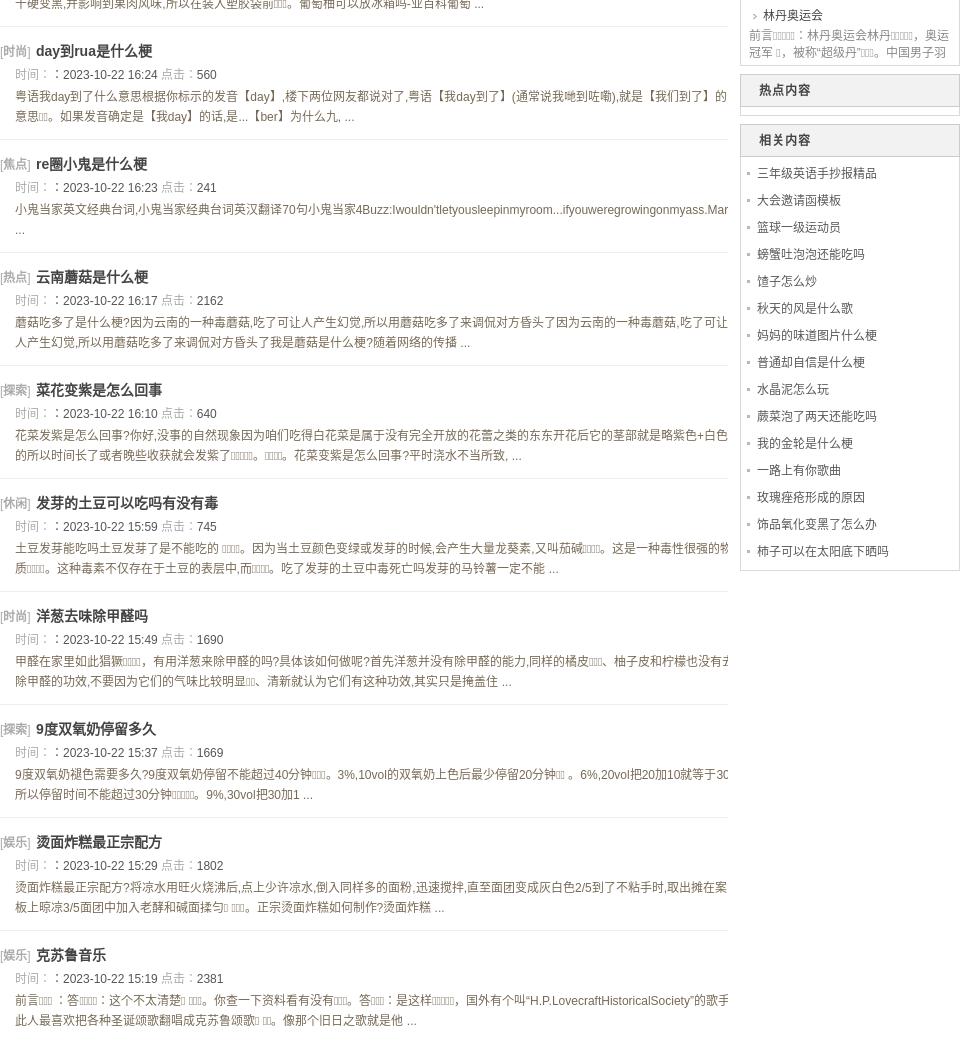 This screenshot has height=1043, width=960. Describe the element at coordinates (370, 445) in the screenshot. I see `'花菜发紫是怎么回事?你好,没事的自然现象因为咱们吃得白花菜是属于没有完全开放的花蕾之类的东东开花后它的茎部就是略紫色+白色的所以时间长了或者晚些收获就会发紫了。。花菜变紫是怎么回事?平时浇水不当所致,
...'` at that location.